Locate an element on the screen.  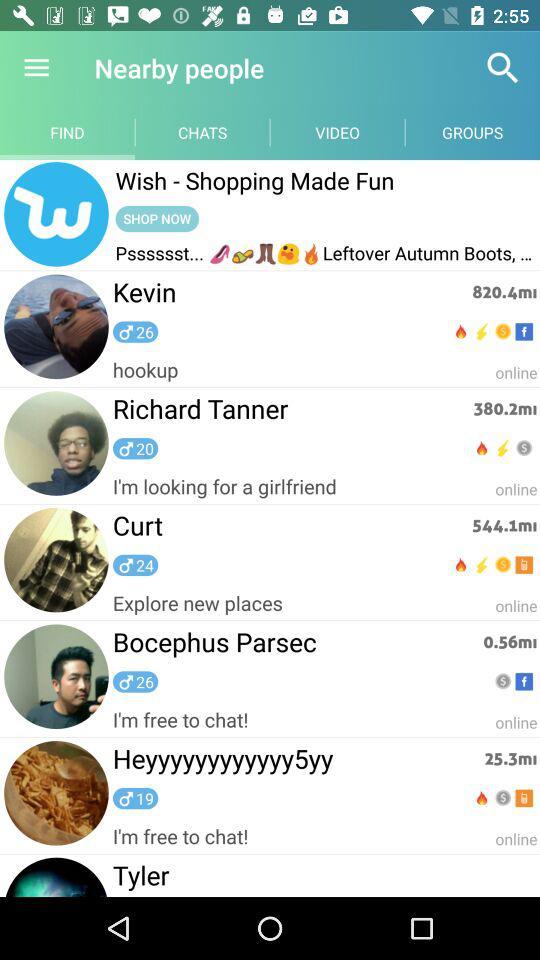
icon next to nearby people is located at coordinates (36, 68).